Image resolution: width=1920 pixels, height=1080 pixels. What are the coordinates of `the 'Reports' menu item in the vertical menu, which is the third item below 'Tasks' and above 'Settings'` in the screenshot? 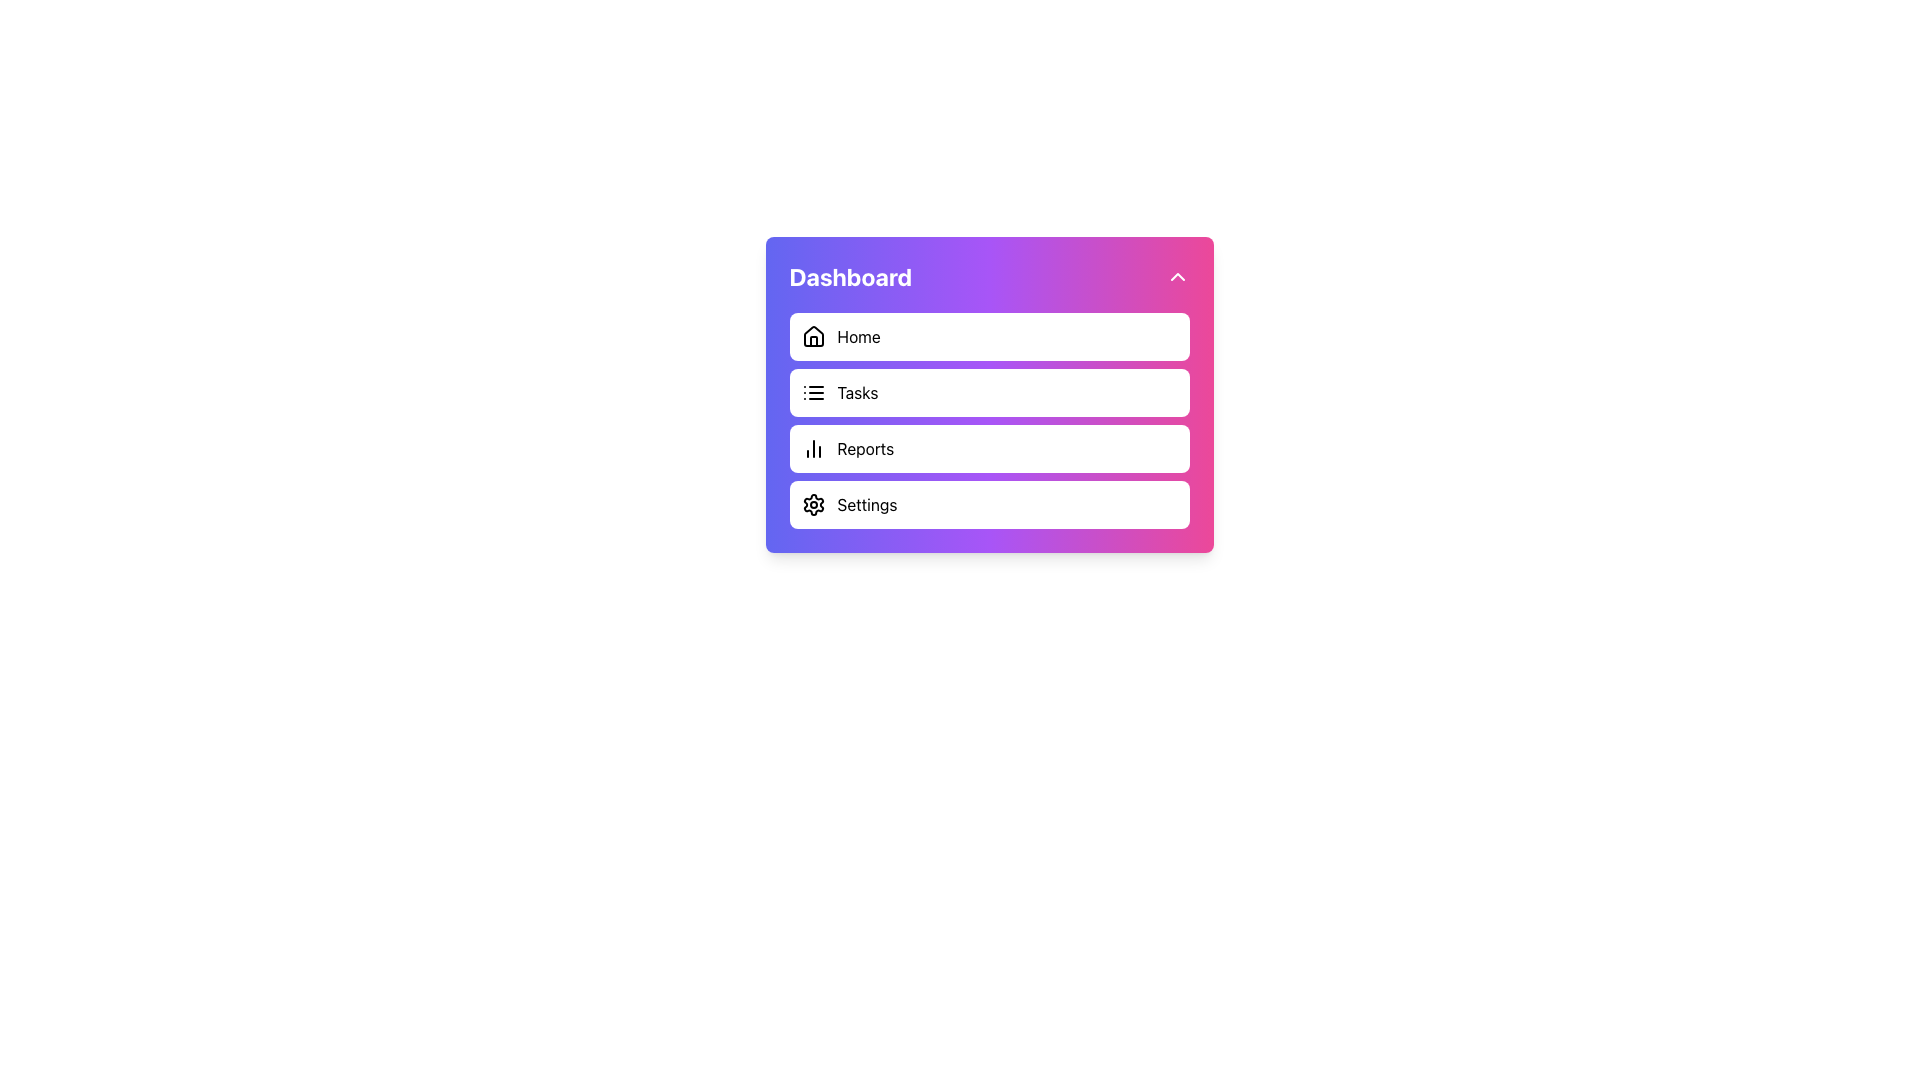 It's located at (989, 419).